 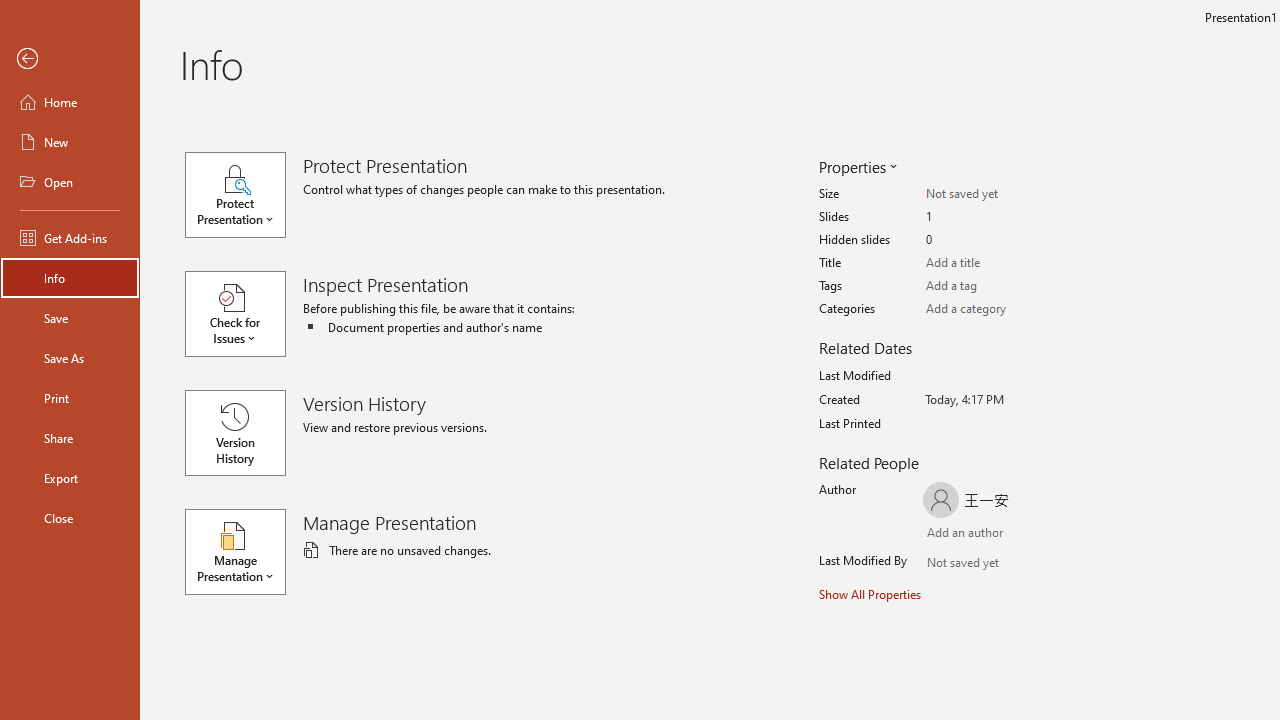 What do you see at coordinates (946, 533) in the screenshot?
I see `'Add an author'` at bounding box center [946, 533].